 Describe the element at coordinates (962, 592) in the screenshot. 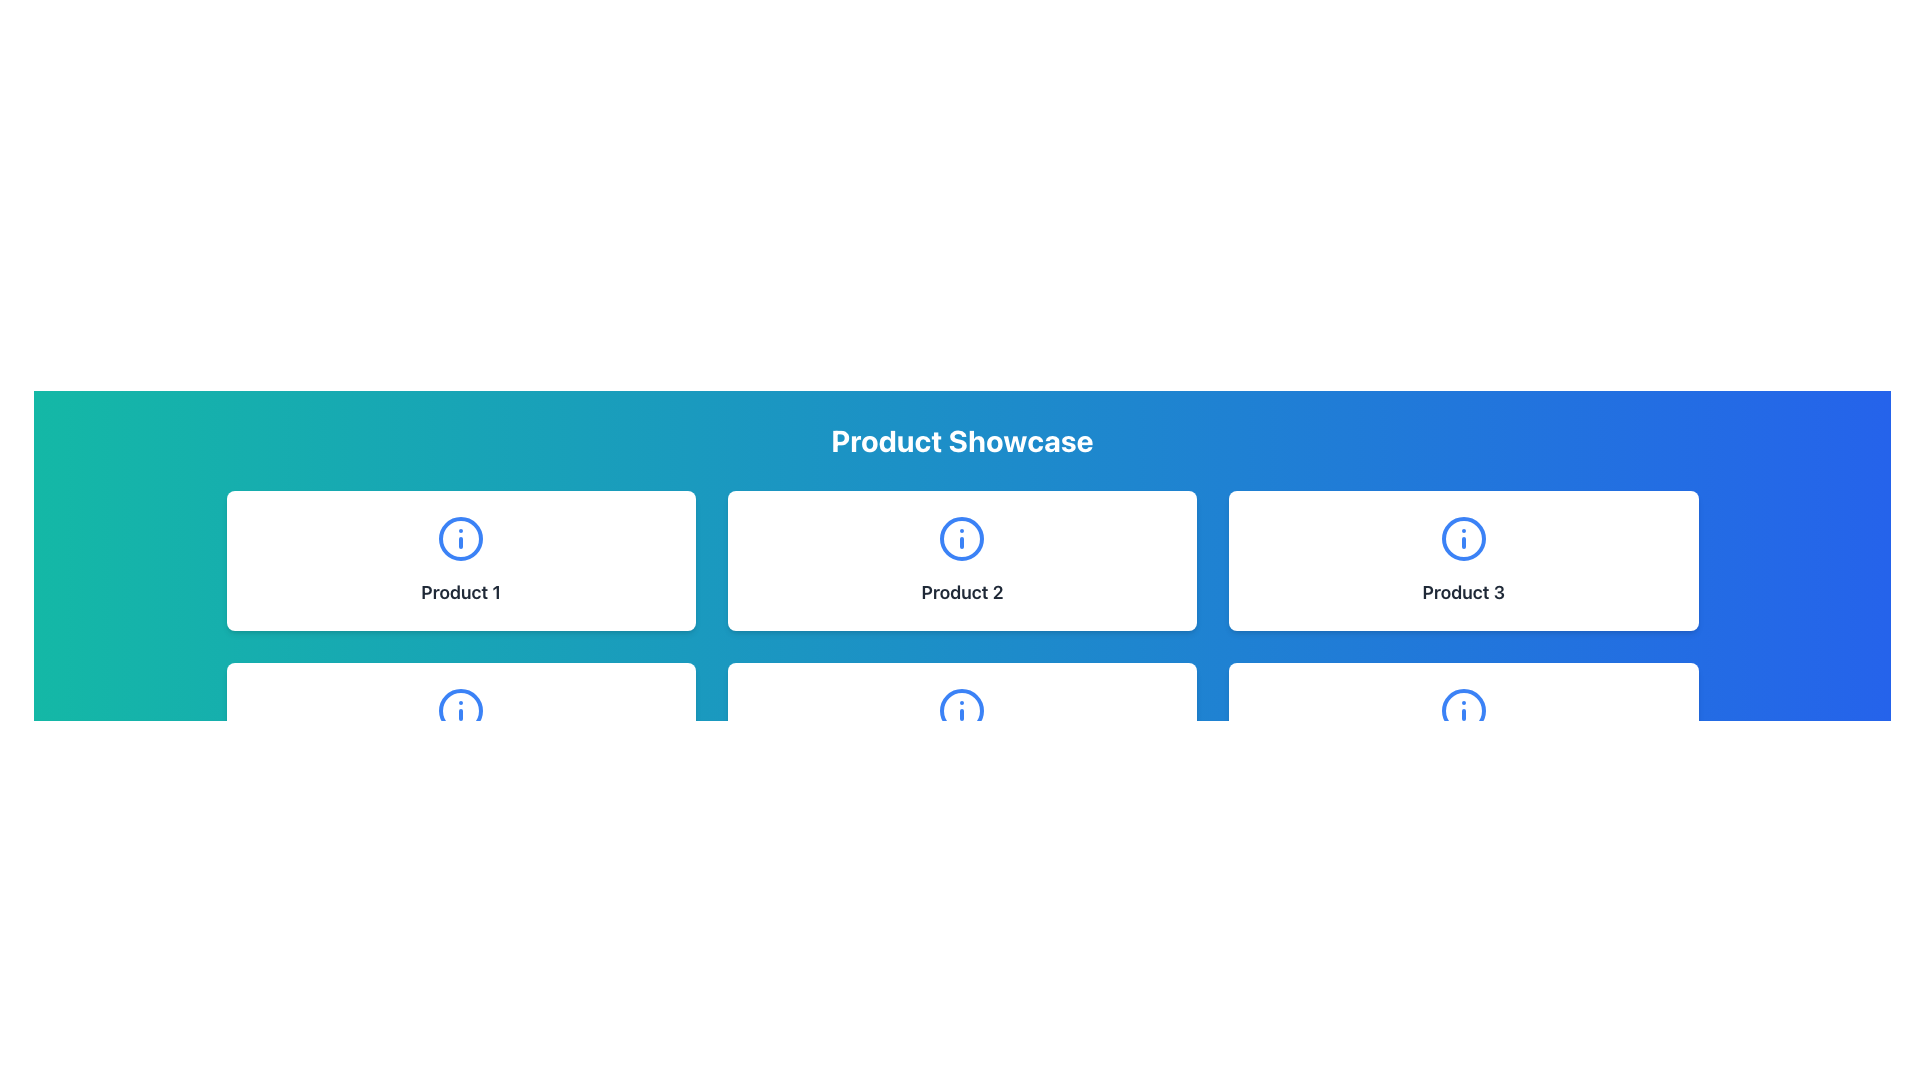

I see `text content of the product name label located below the circular blue icon in the center card of the Product Showcase section` at that location.